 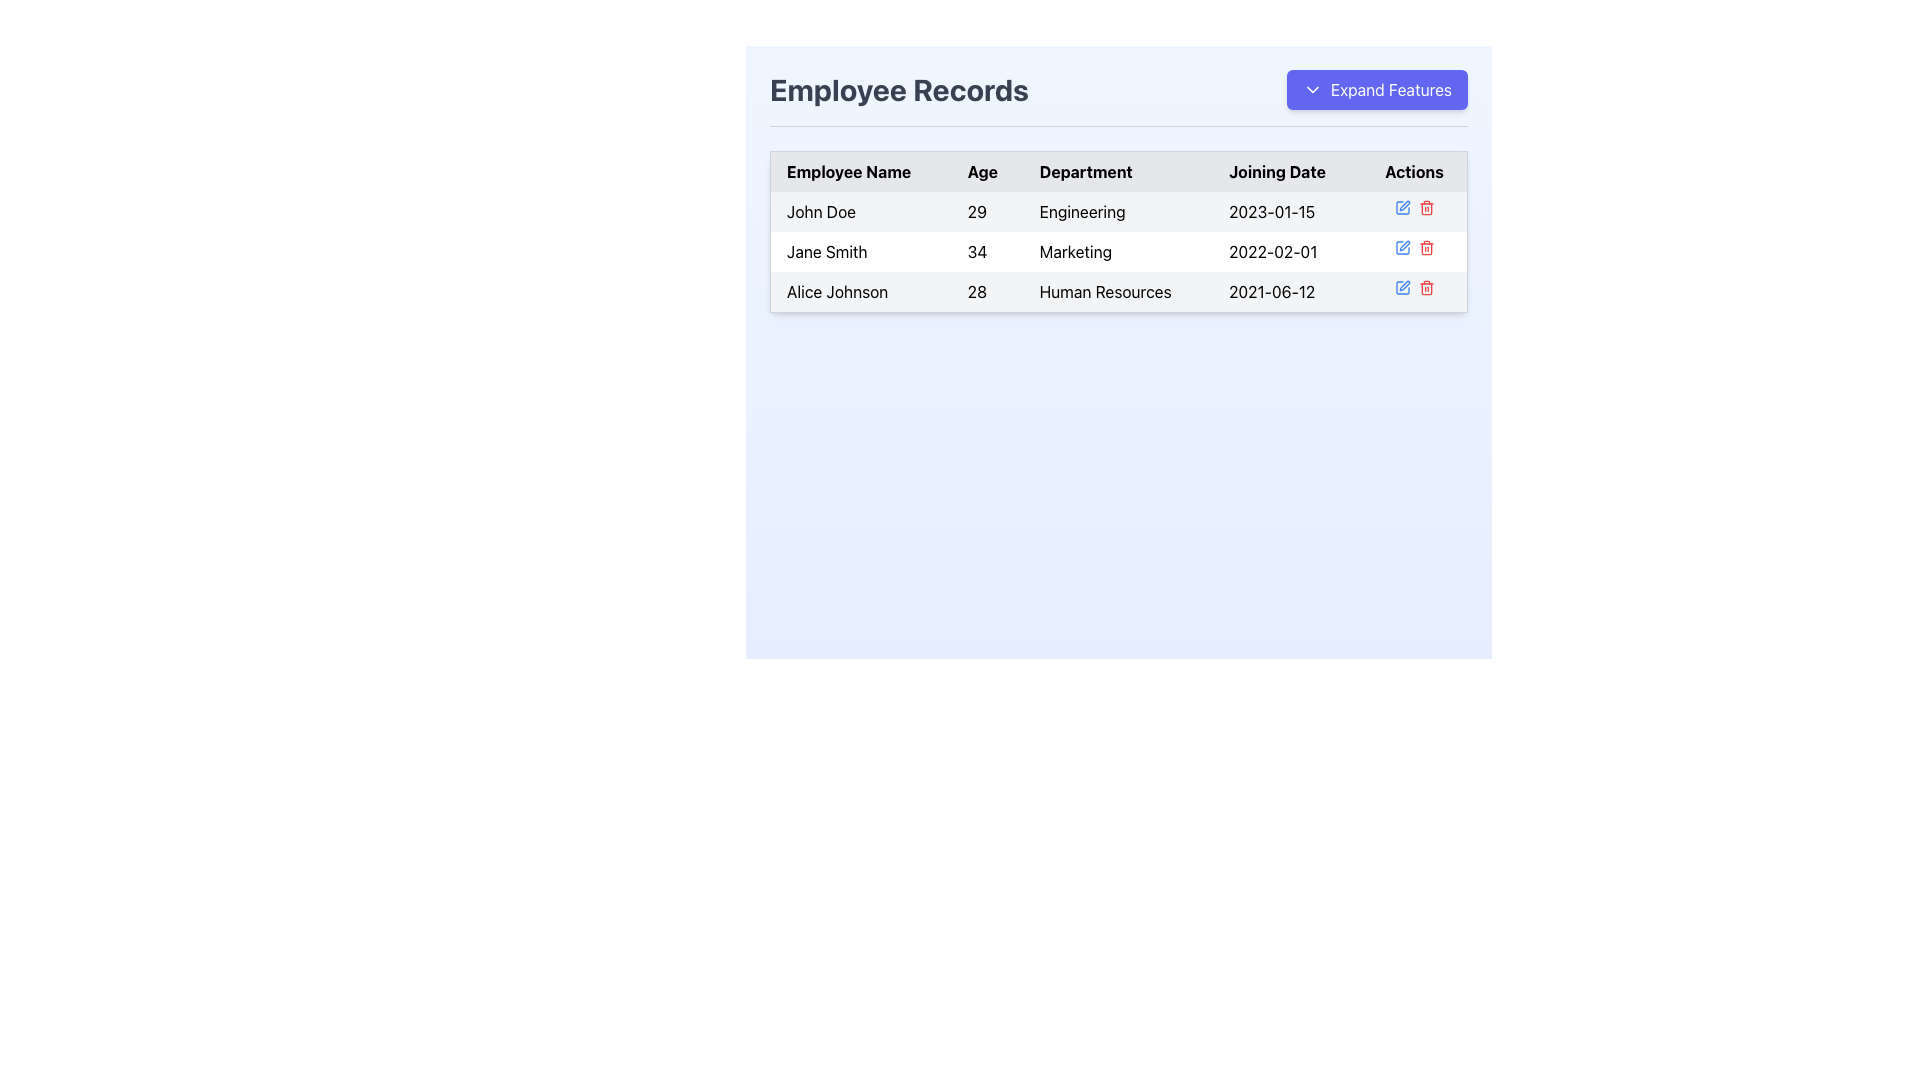 I want to click on the editing button located in the 'Actions' column of the first row of the 'Employee Records' table to initiate the editing process, so click(x=1401, y=208).